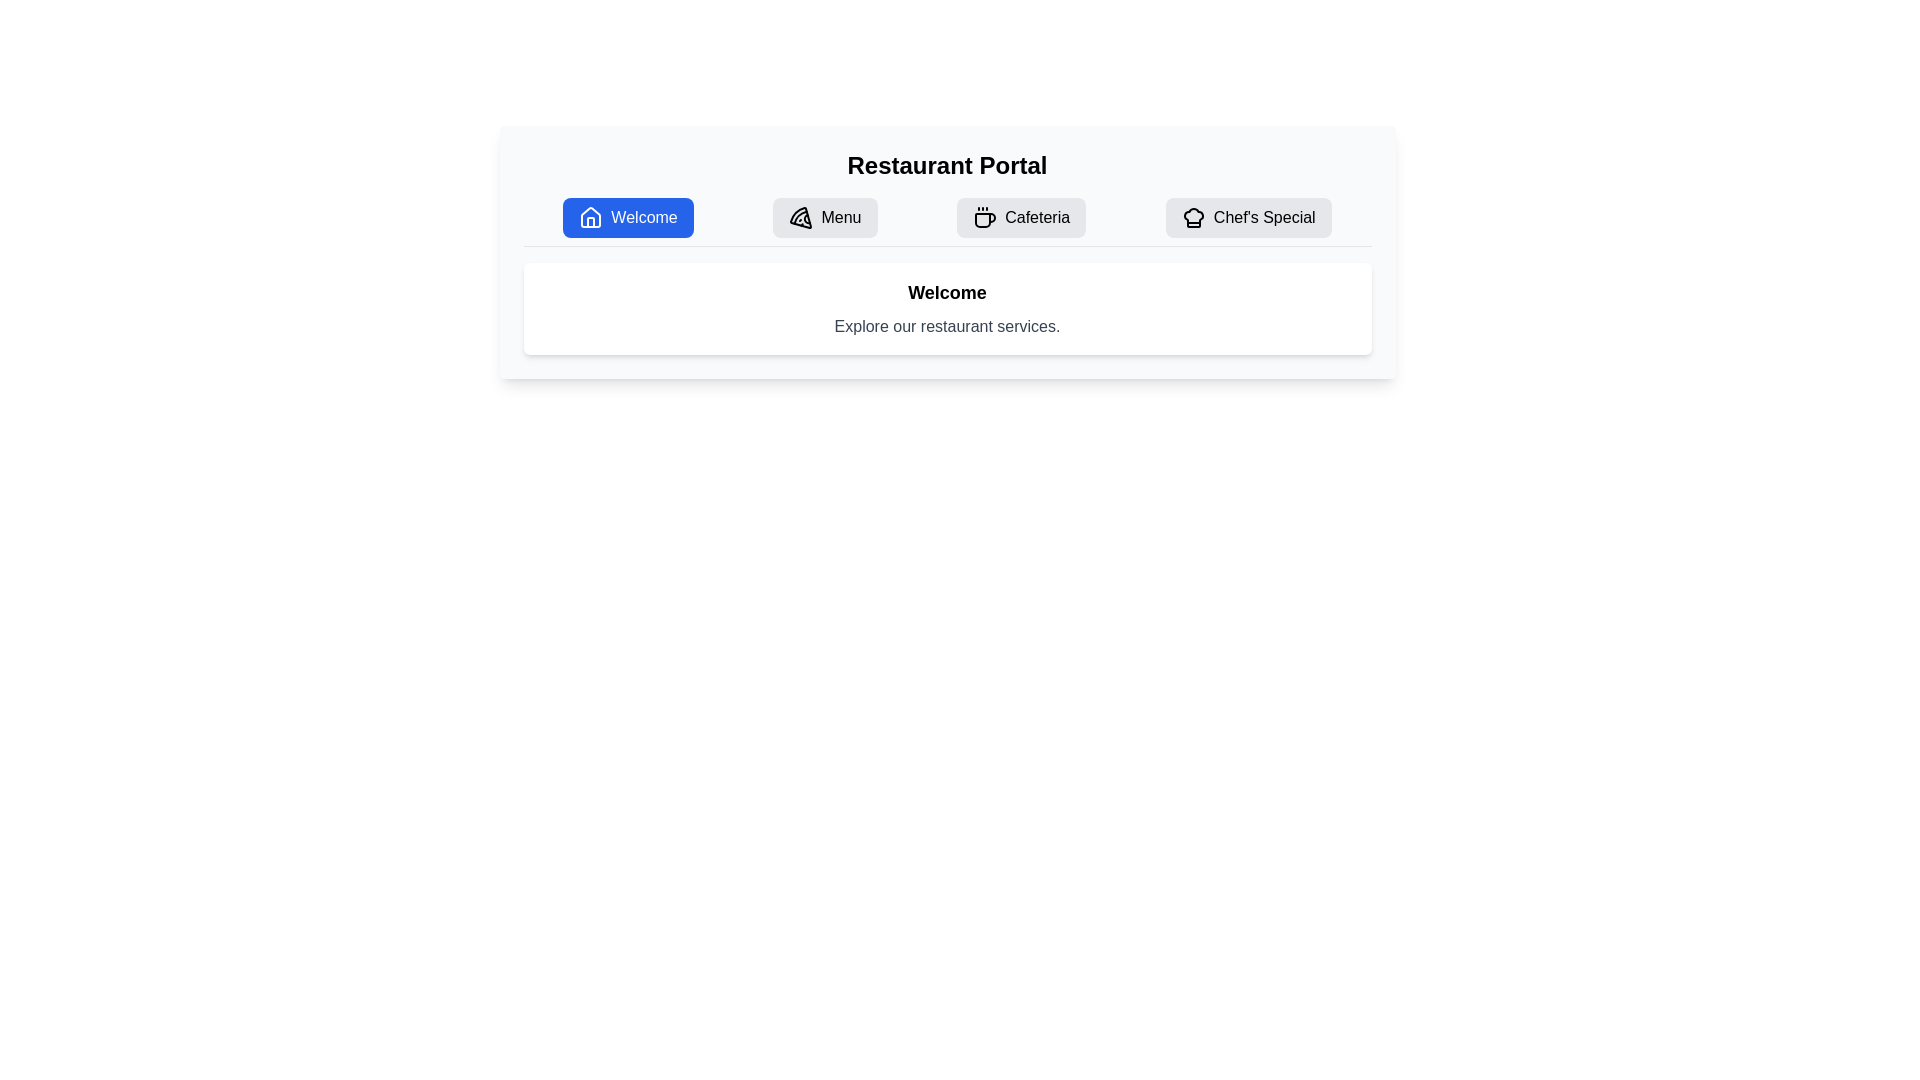 The height and width of the screenshot is (1080, 1920). Describe the element at coordinates (590, 217) in the screenshot. I see `the 'Welcome' button which represents the home or main menu functionality, located at the top section of the interface` at that location.